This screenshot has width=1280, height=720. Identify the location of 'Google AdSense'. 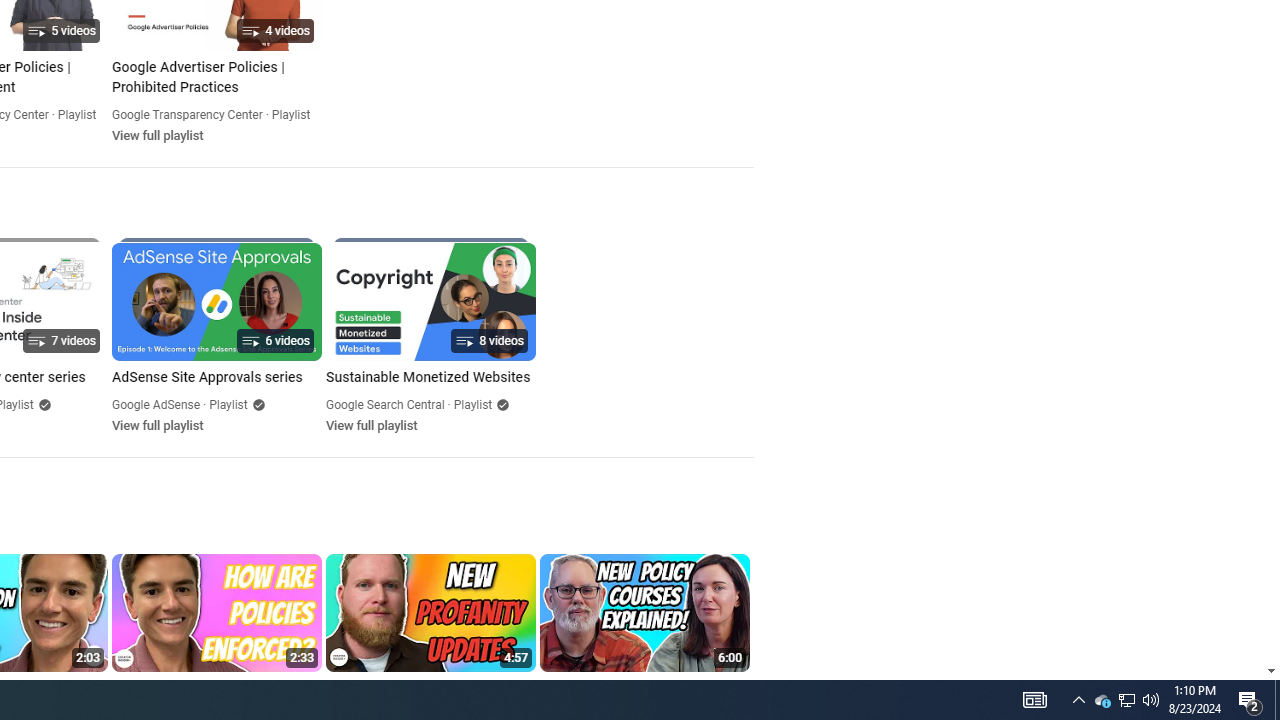
(155, 405).